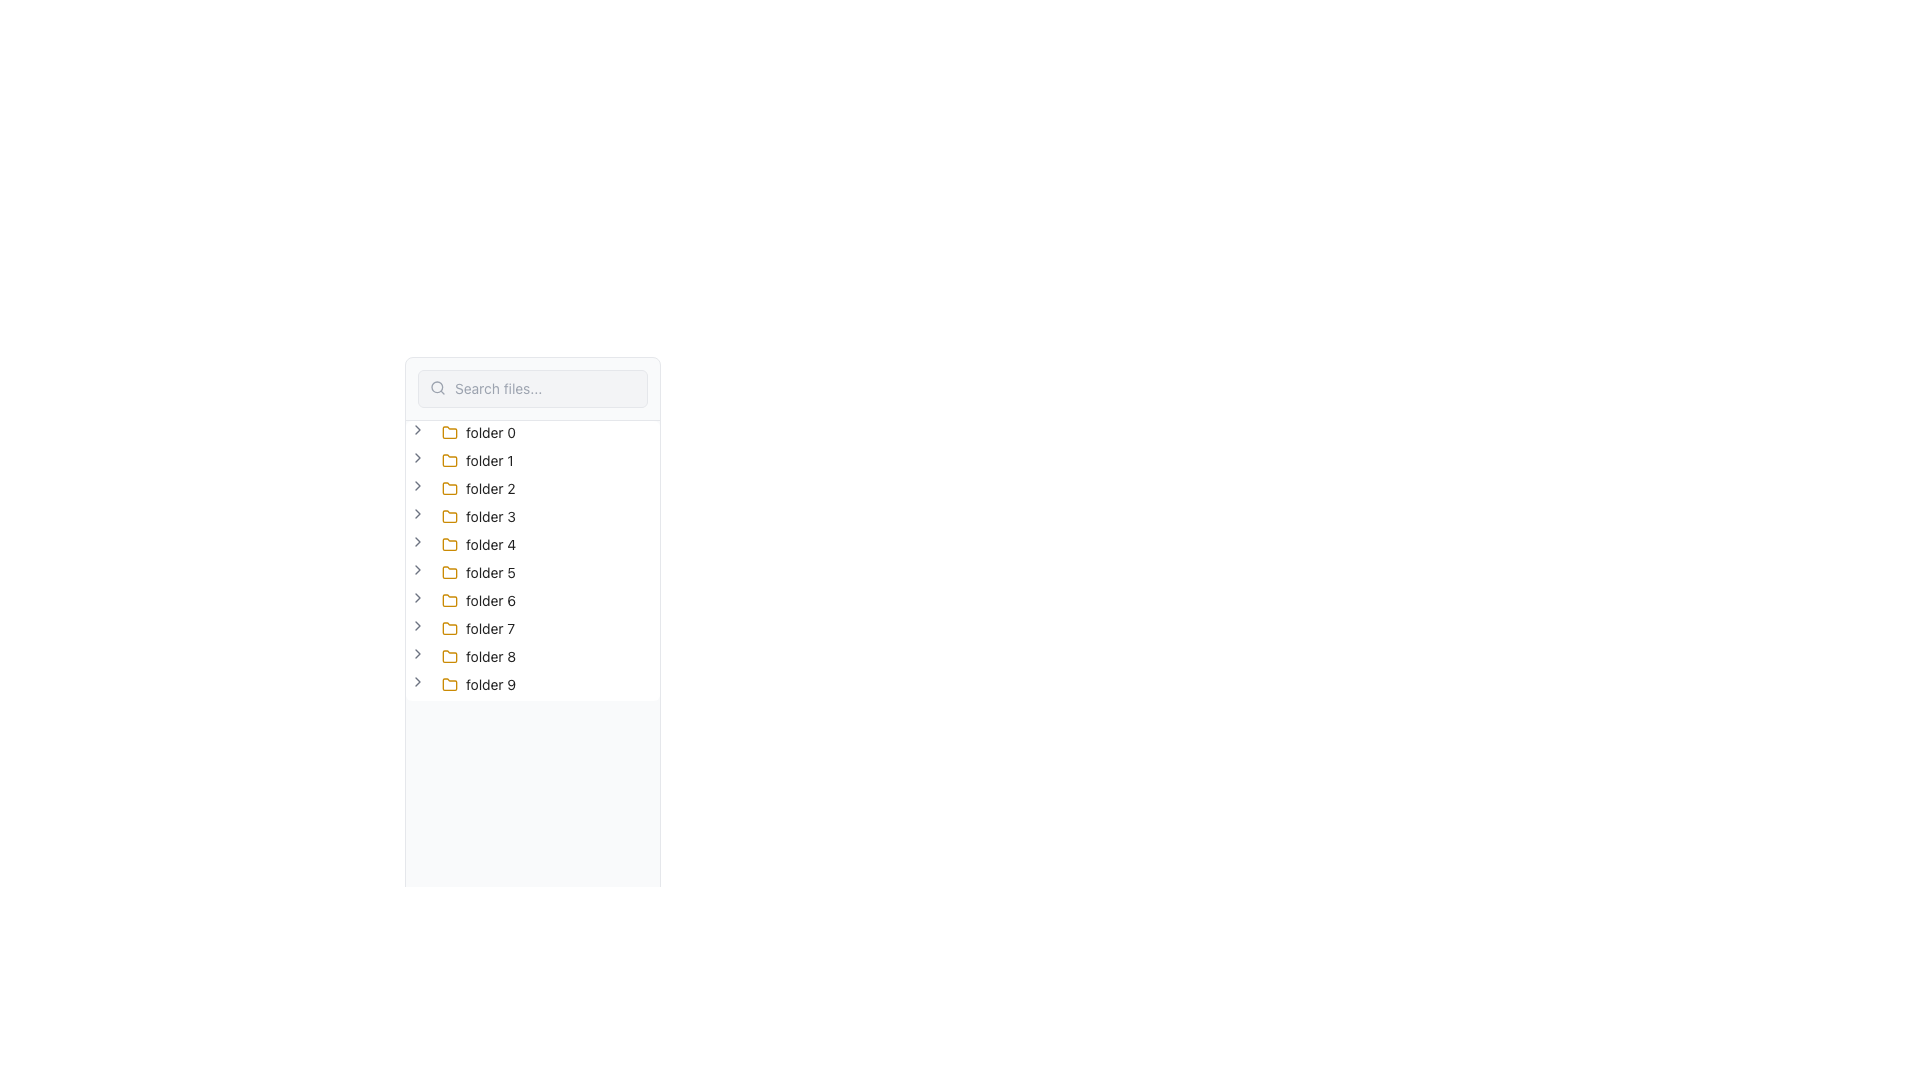 The height and width of the screenshot is (1080, 1920). I want to click on the fifth folder item in the file browsing interface, so click(478, 544).